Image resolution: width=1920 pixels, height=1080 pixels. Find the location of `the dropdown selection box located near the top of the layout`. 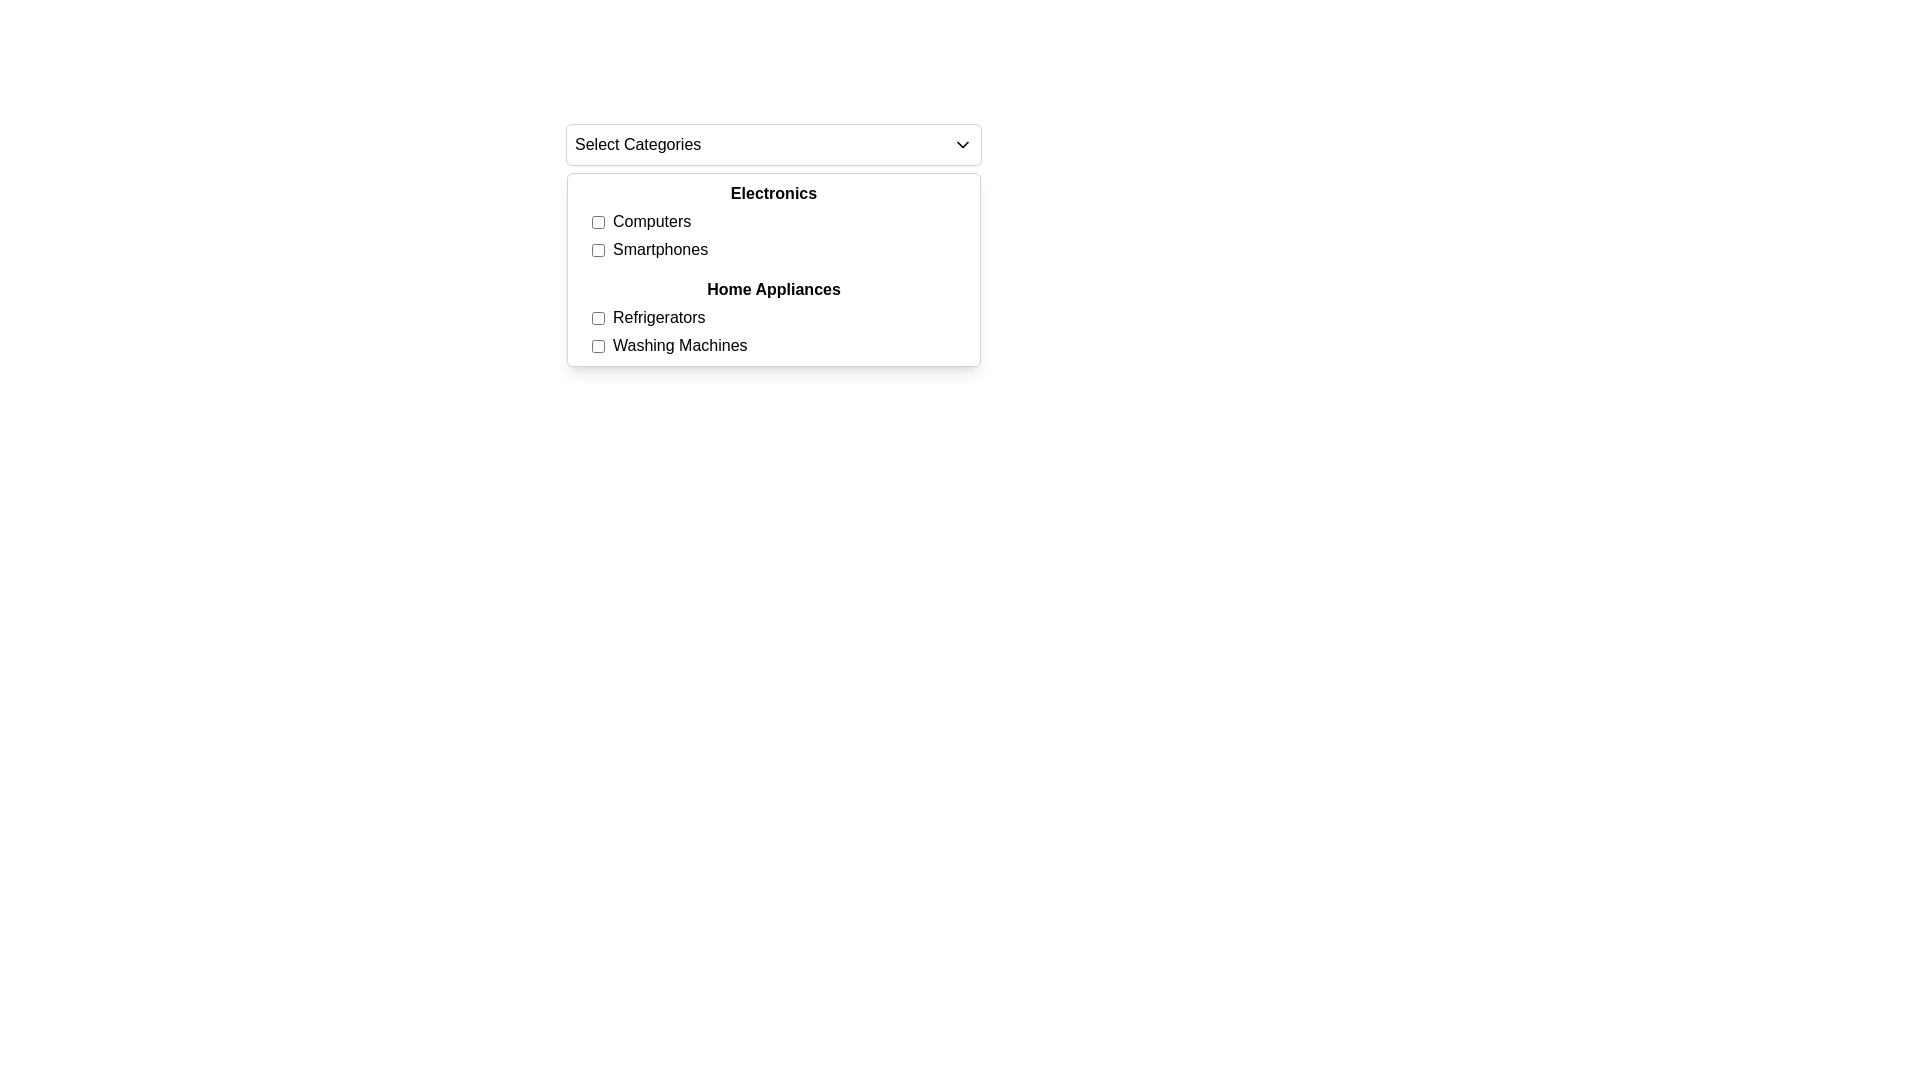

the dropdown selection box located near the top of the layout is located at coordinates (772, 144).